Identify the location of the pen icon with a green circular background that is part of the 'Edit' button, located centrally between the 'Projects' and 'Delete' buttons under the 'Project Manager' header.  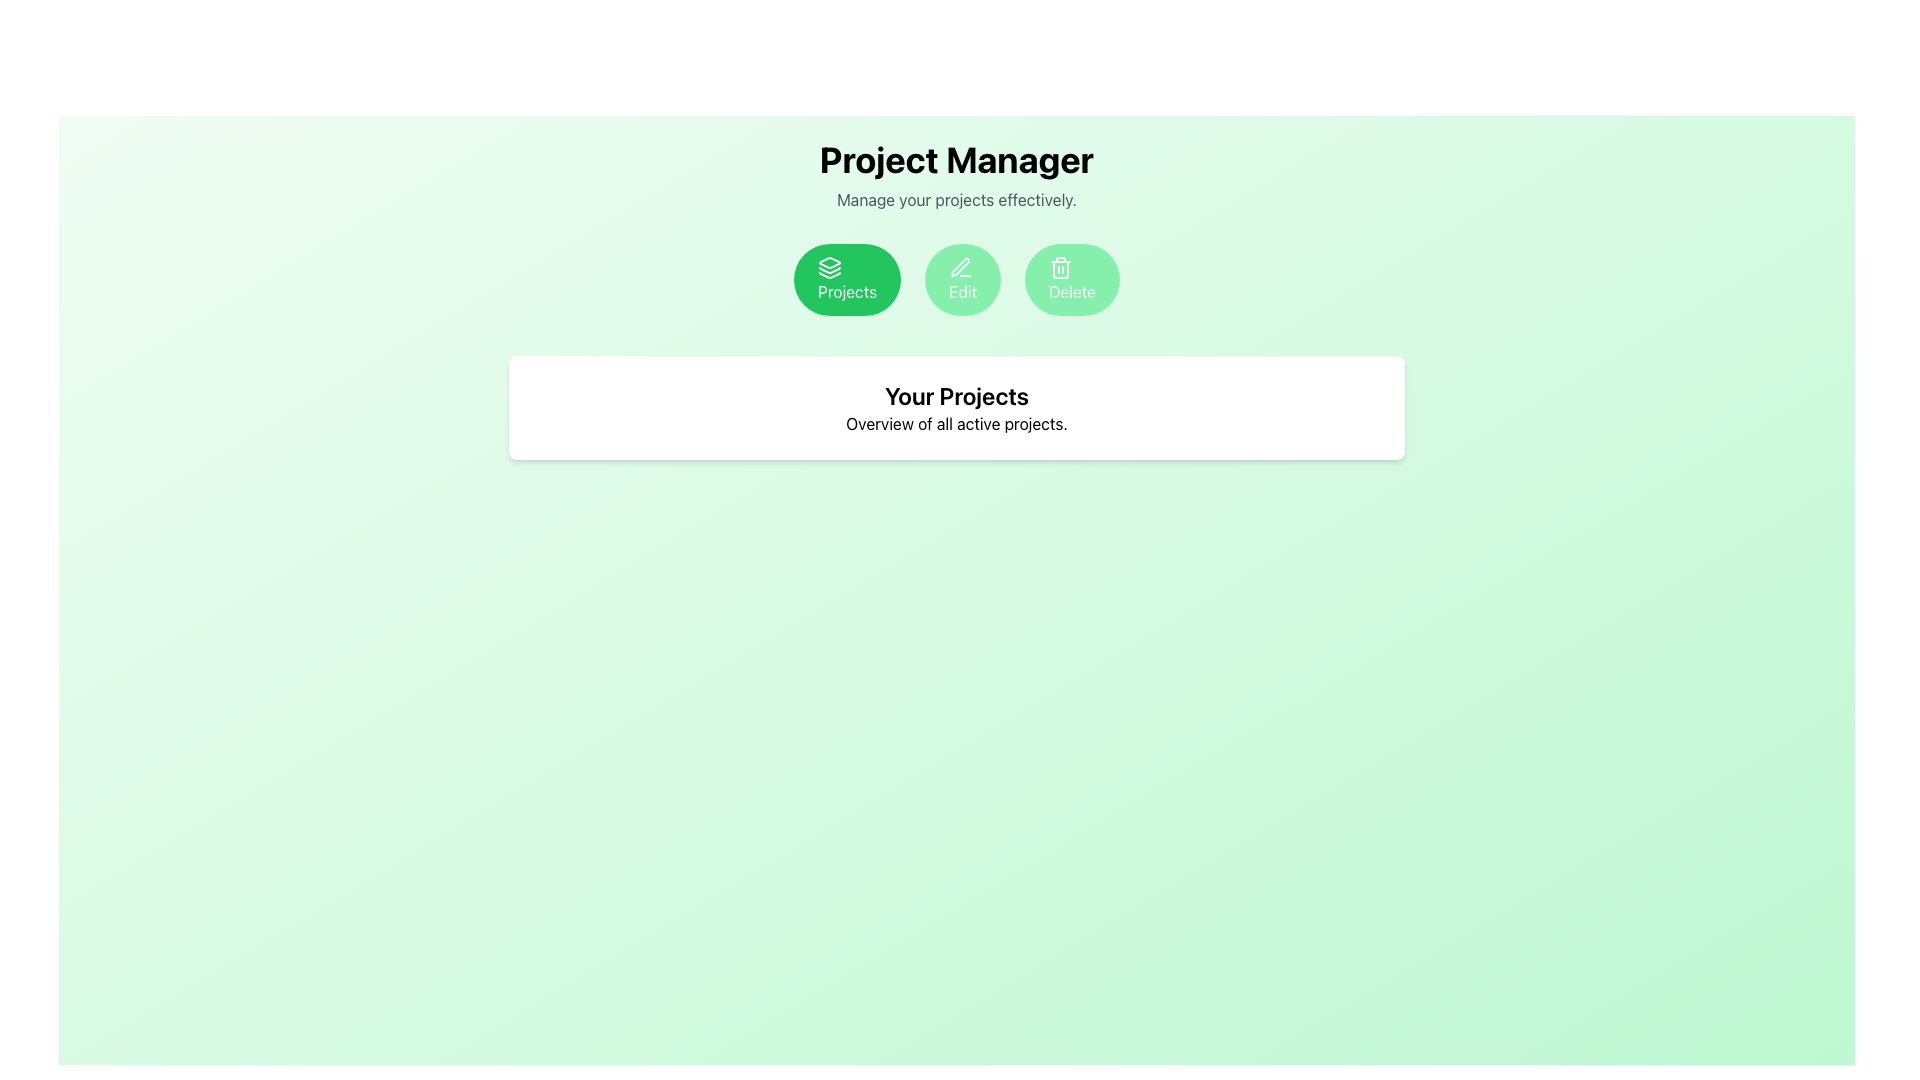
(961, 266).